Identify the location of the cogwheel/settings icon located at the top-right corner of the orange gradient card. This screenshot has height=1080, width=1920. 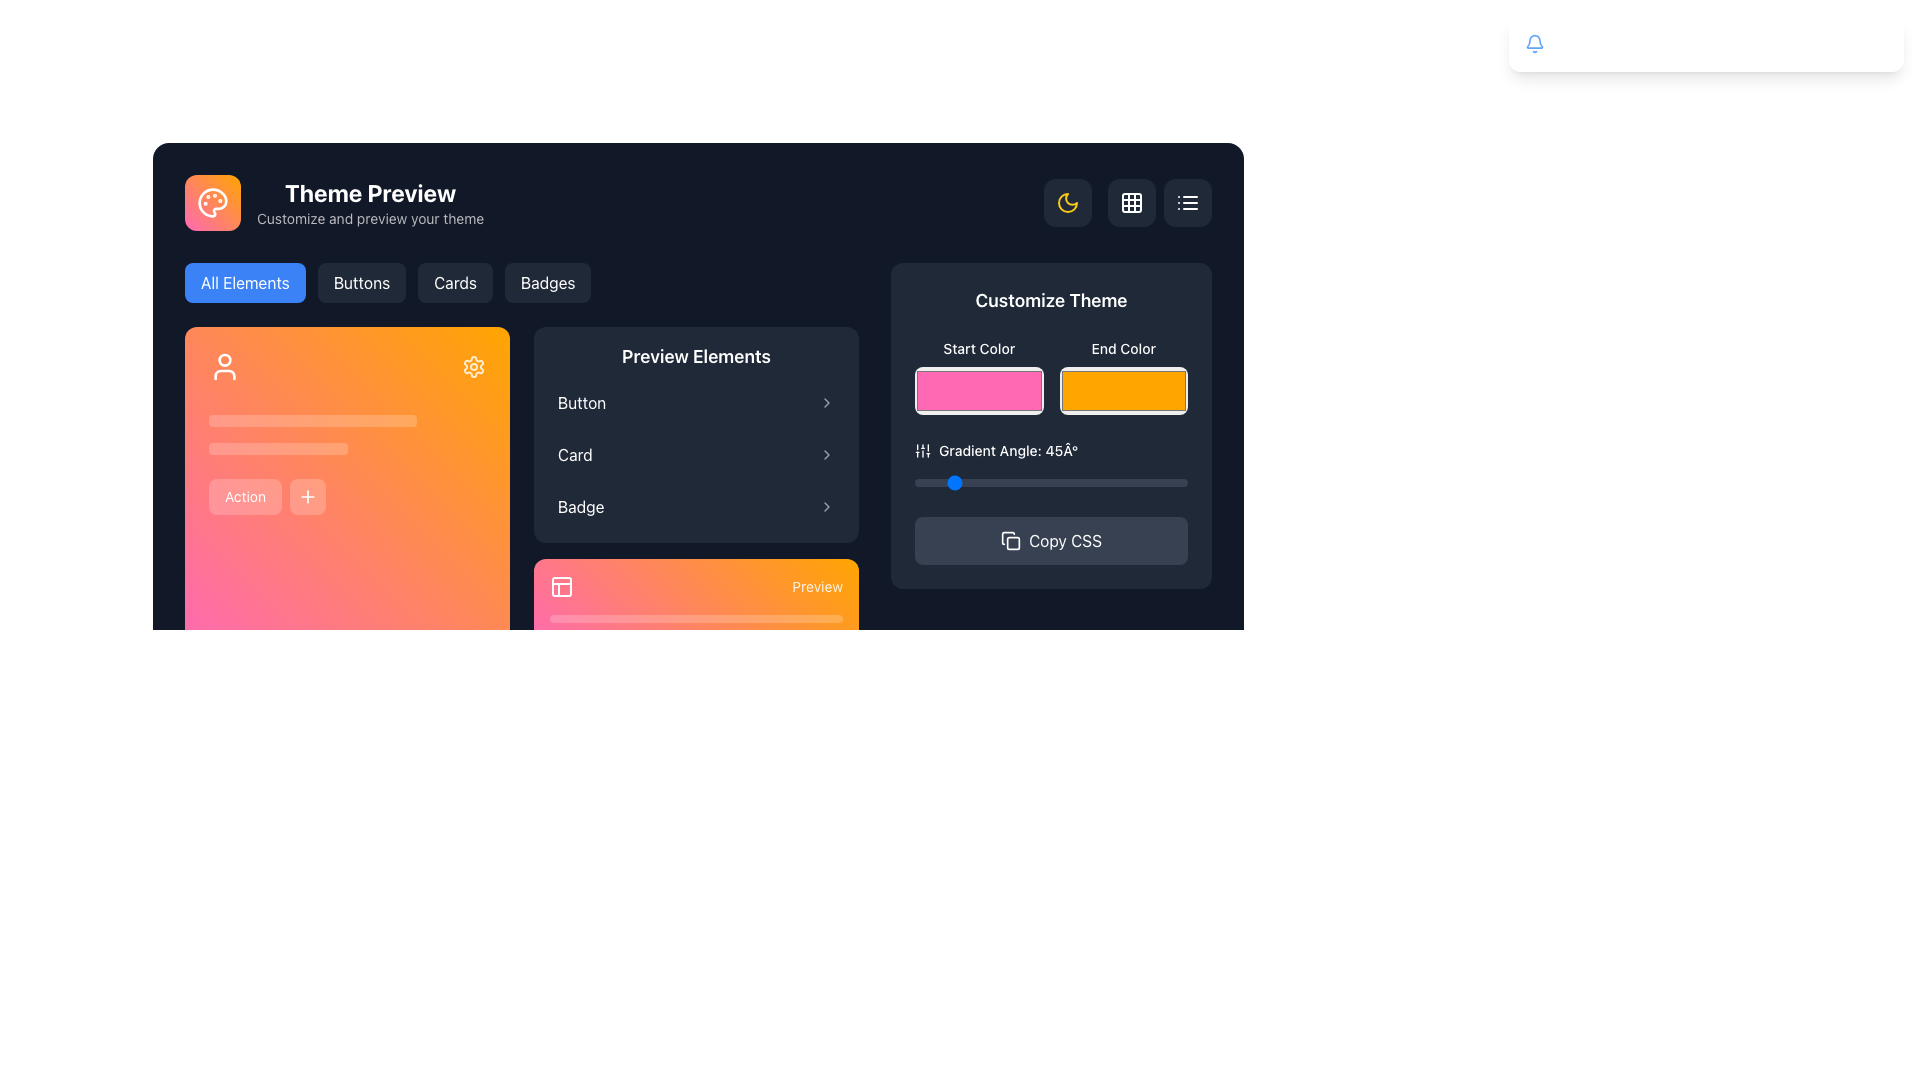
(473, 366).